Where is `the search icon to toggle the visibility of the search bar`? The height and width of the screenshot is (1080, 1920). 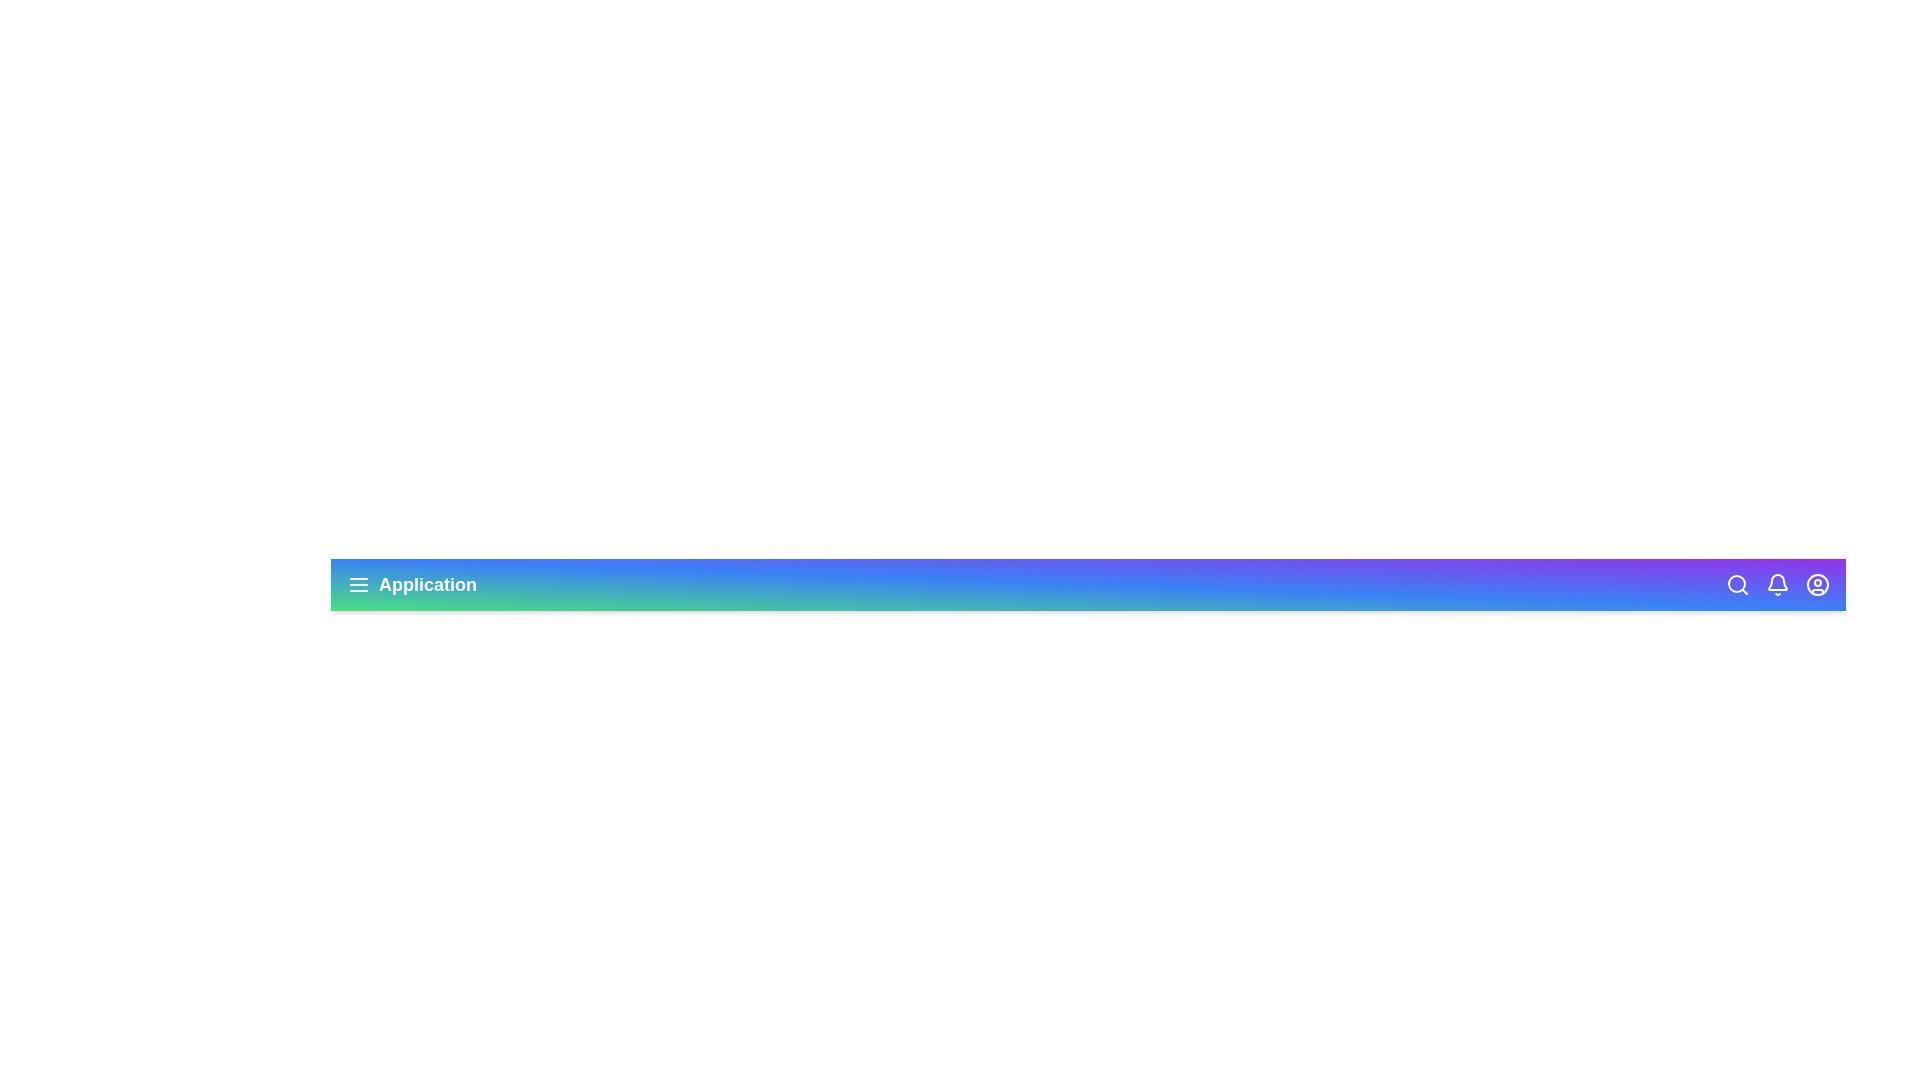
the search icon to toggle the visibility of the search bar is located at coordinates (1736, 585).